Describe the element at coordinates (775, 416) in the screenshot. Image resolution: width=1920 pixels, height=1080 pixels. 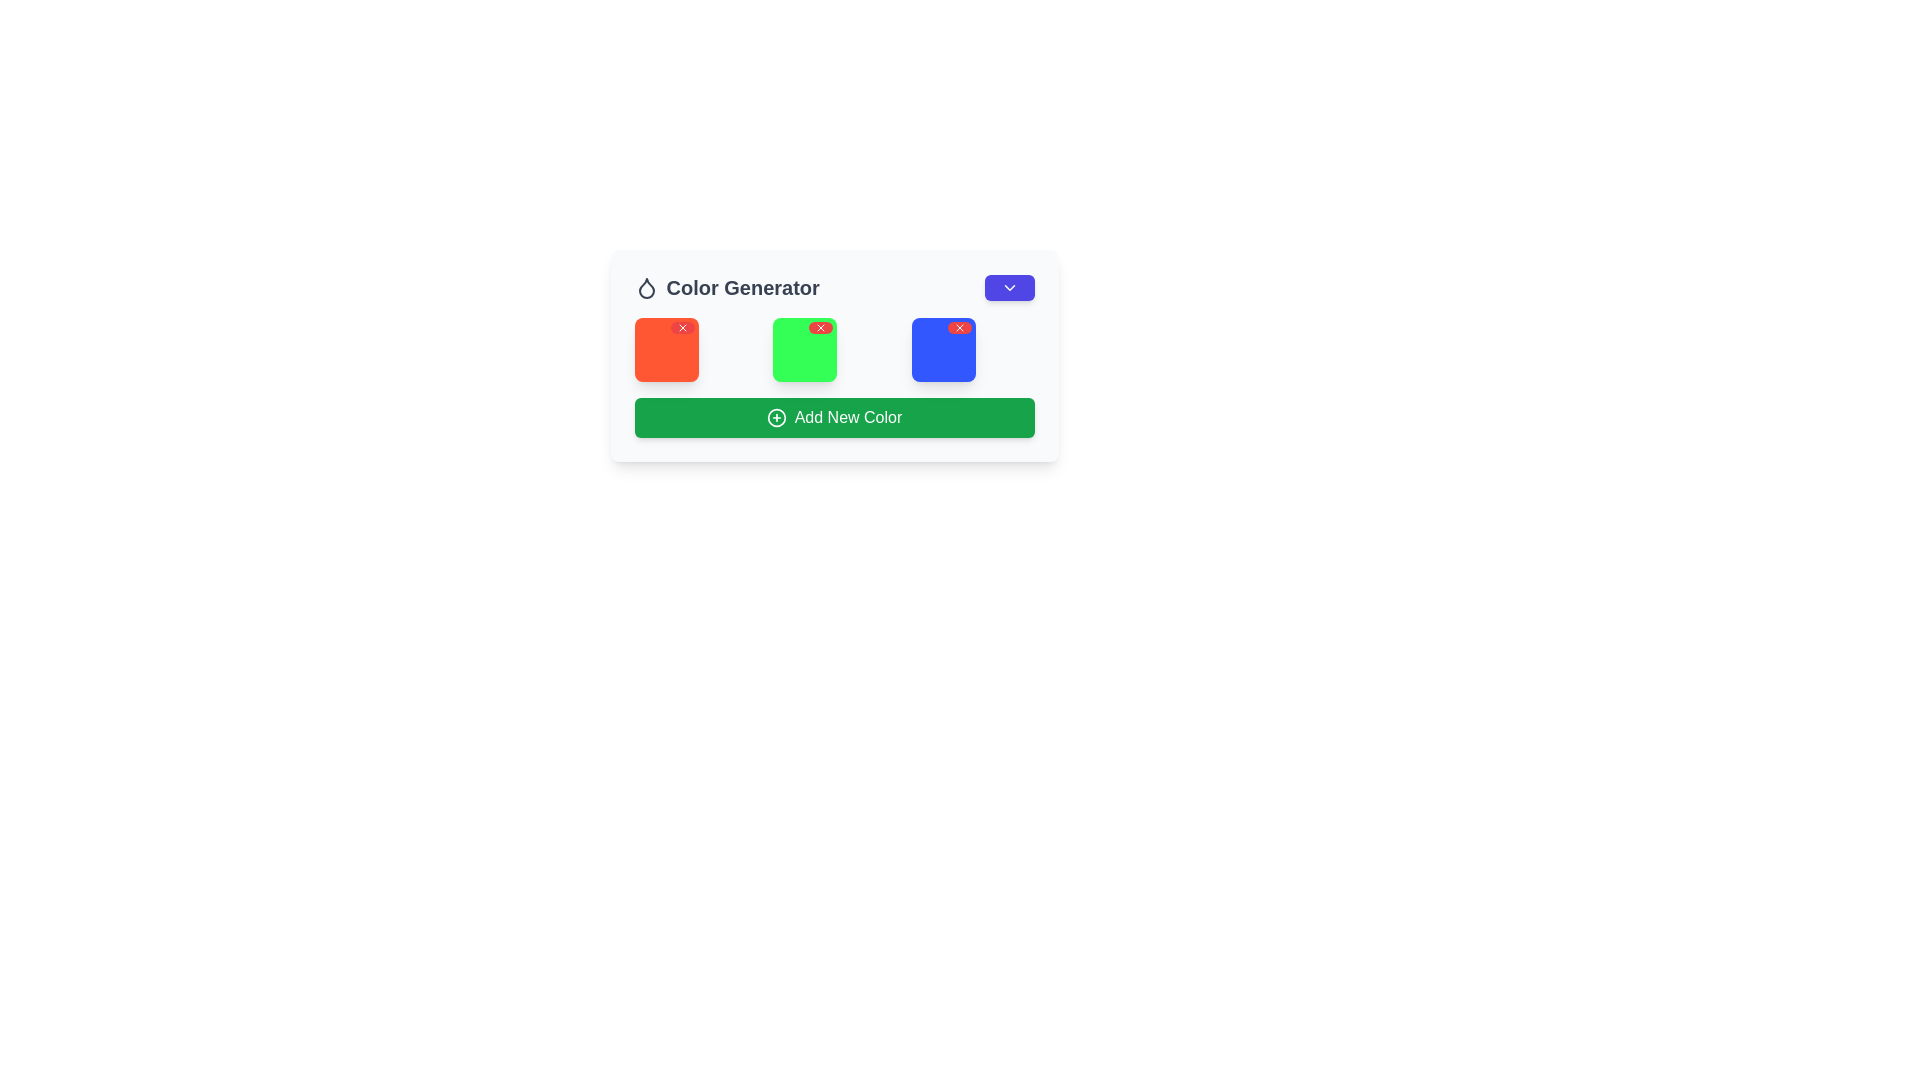
I see `the plus symbol icon within the green 'Add New Color' button` at that location.